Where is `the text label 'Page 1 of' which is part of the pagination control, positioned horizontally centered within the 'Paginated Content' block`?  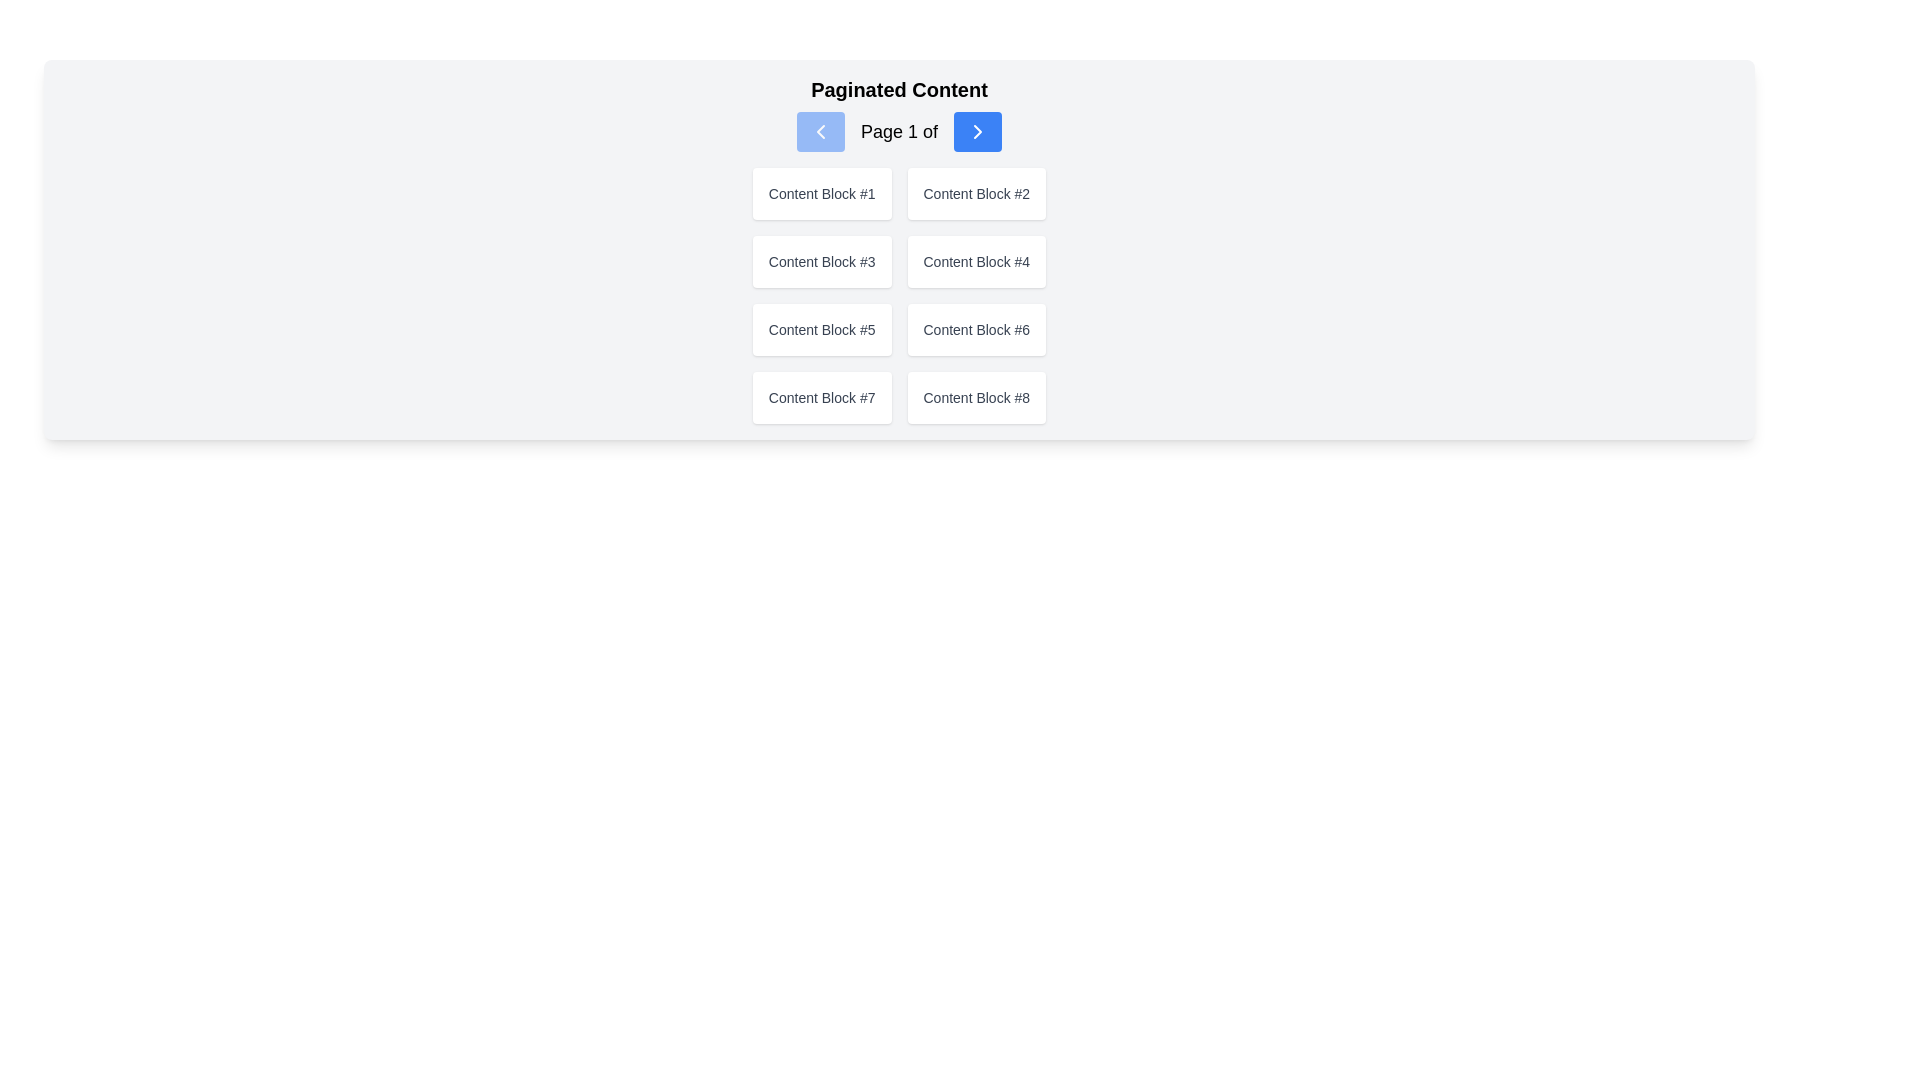 the text label 'Page 1 of' which is part of the pagination control, positioned horizontally centered within the 'Paginated Content' block is located at coordinates (898, 131).